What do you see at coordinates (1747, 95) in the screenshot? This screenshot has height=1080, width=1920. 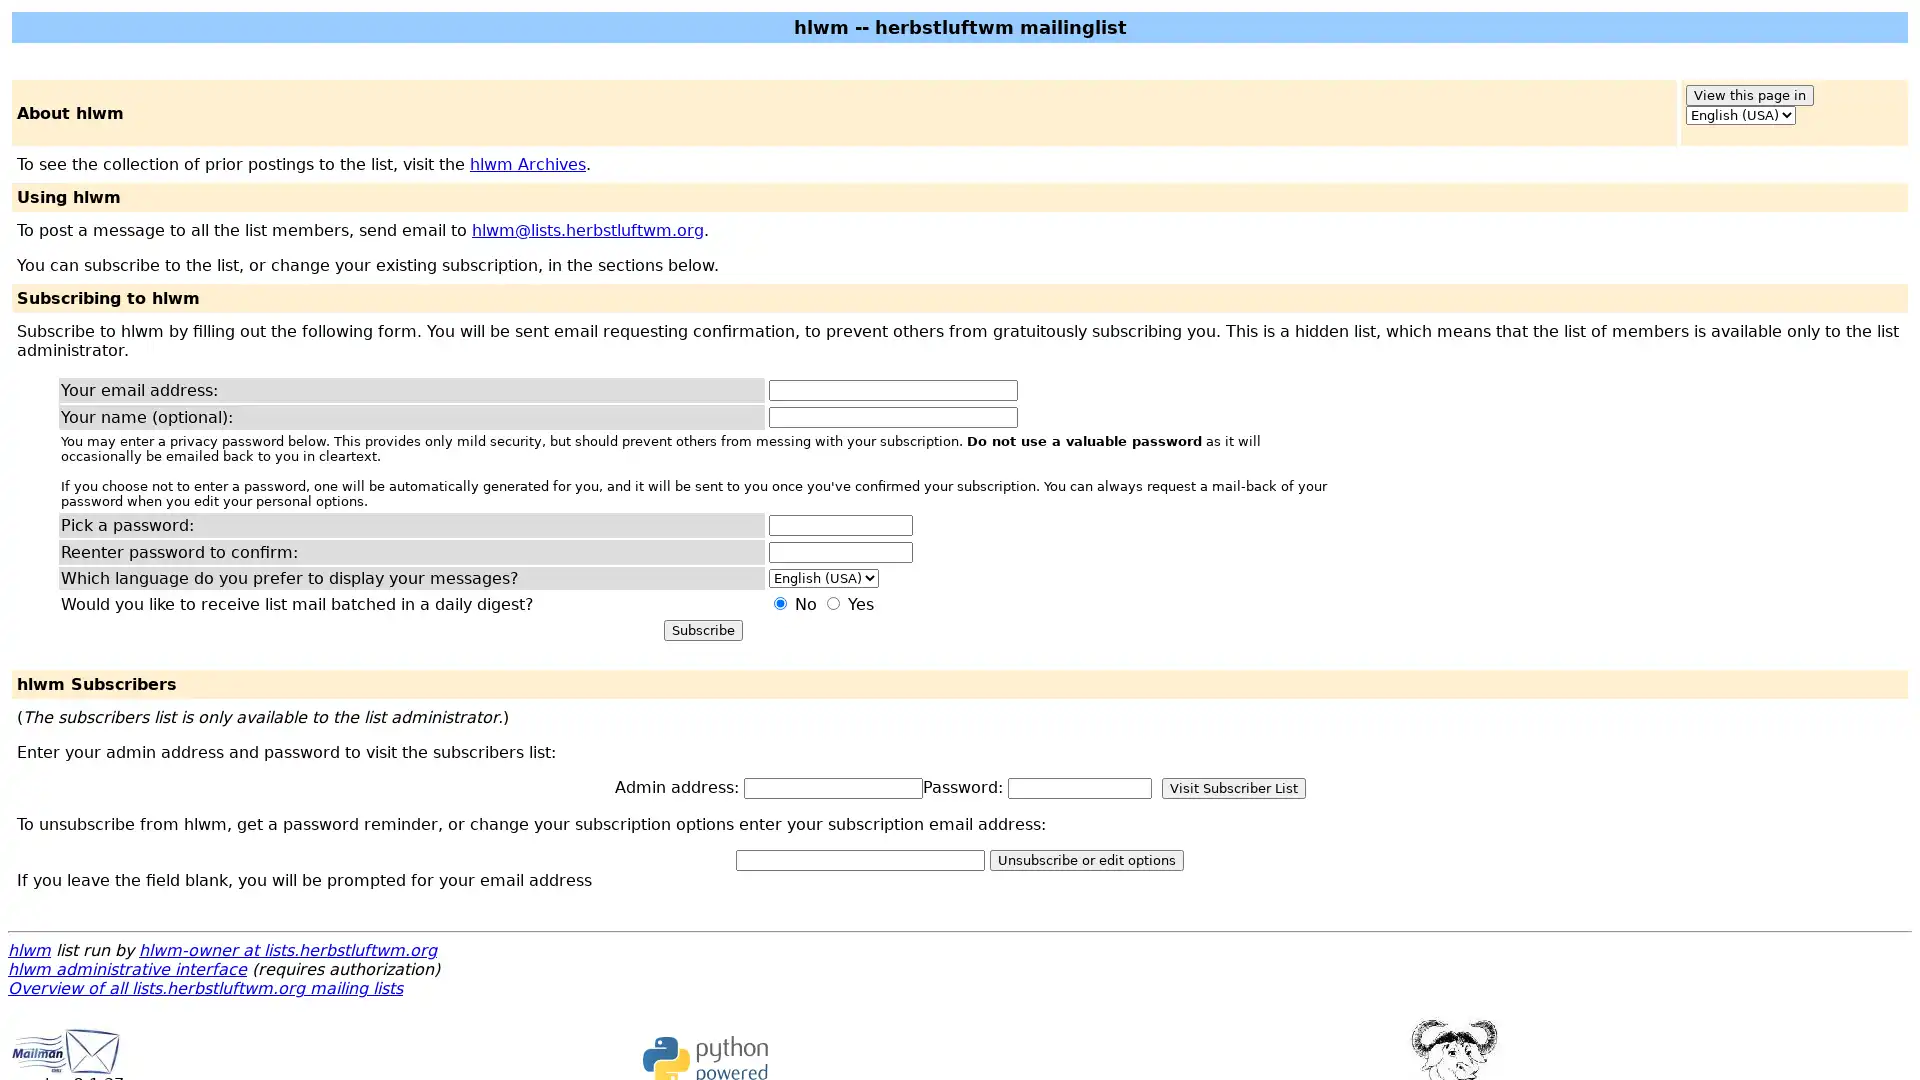 I see `View this page in` at bounding box center [1747, 95].